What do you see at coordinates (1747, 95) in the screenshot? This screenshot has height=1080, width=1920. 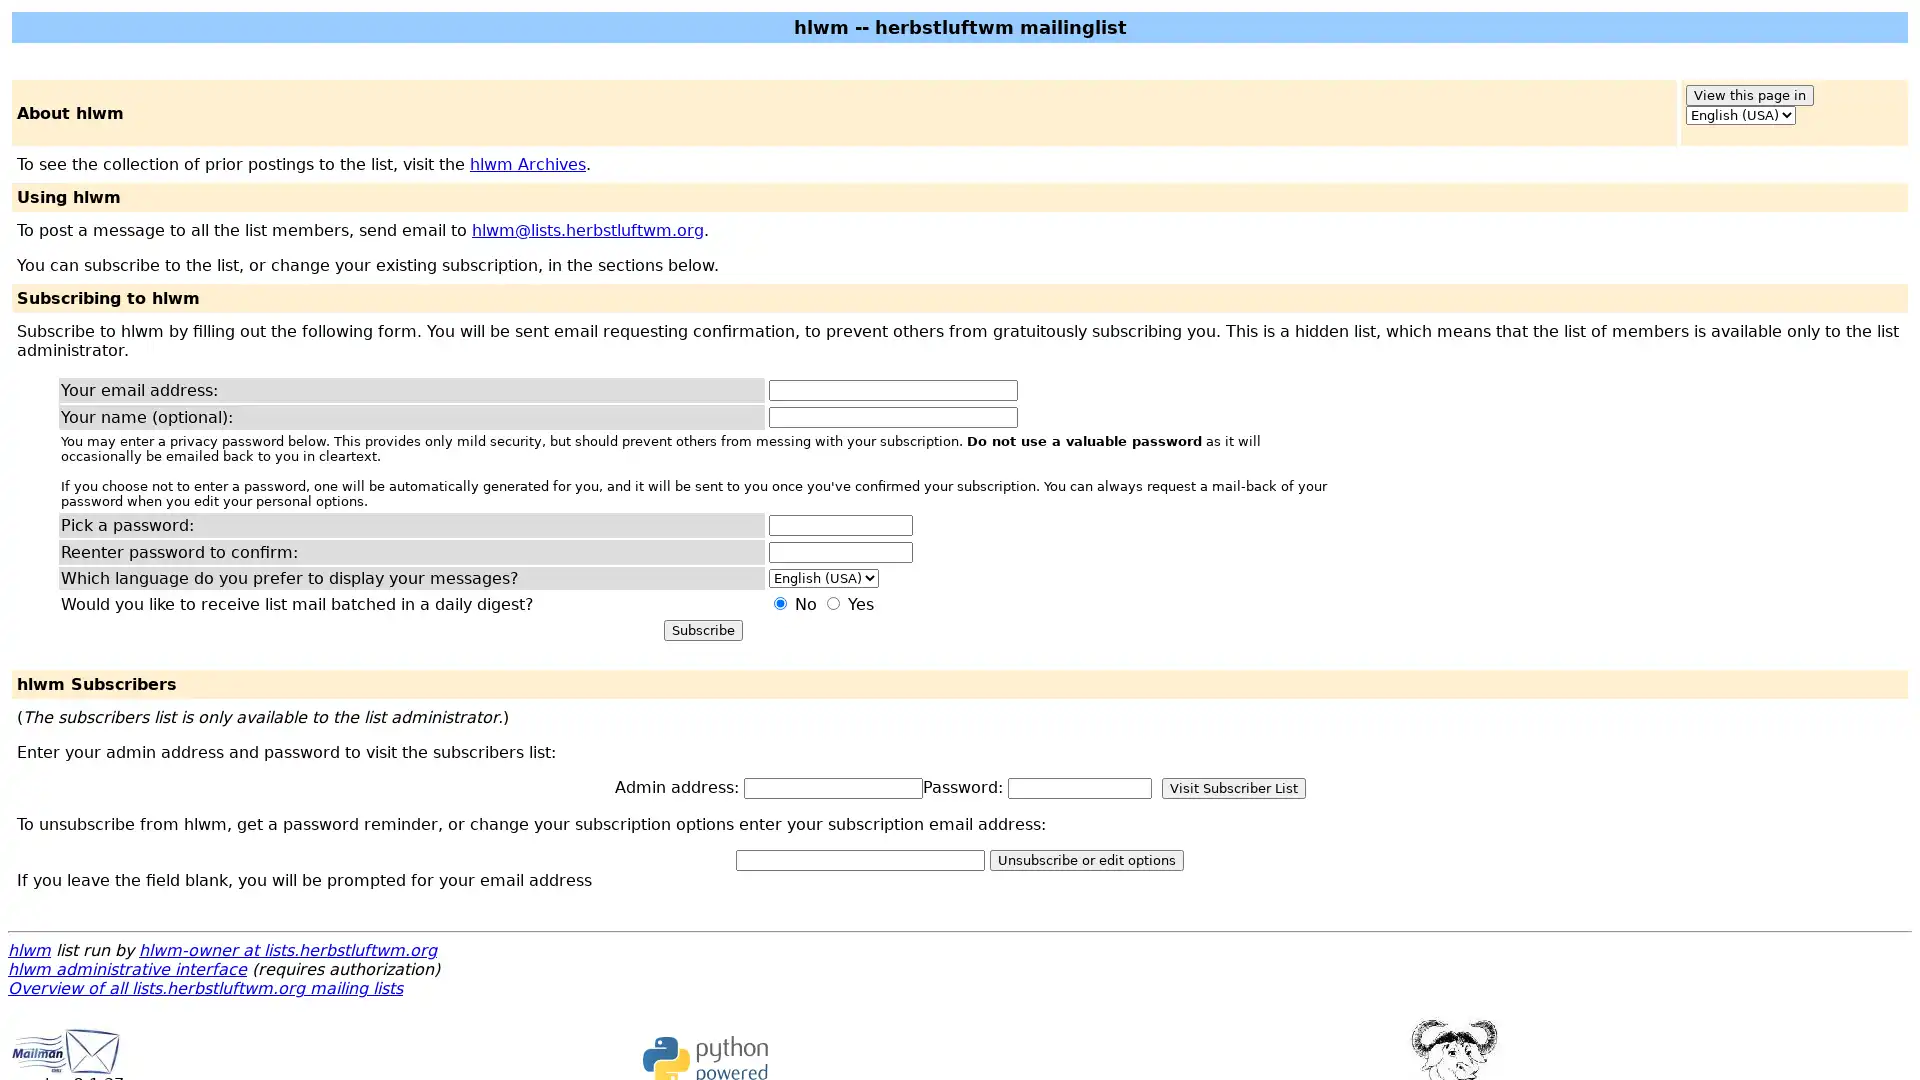 I see `View this page in` at bounding box center [1747, 95].